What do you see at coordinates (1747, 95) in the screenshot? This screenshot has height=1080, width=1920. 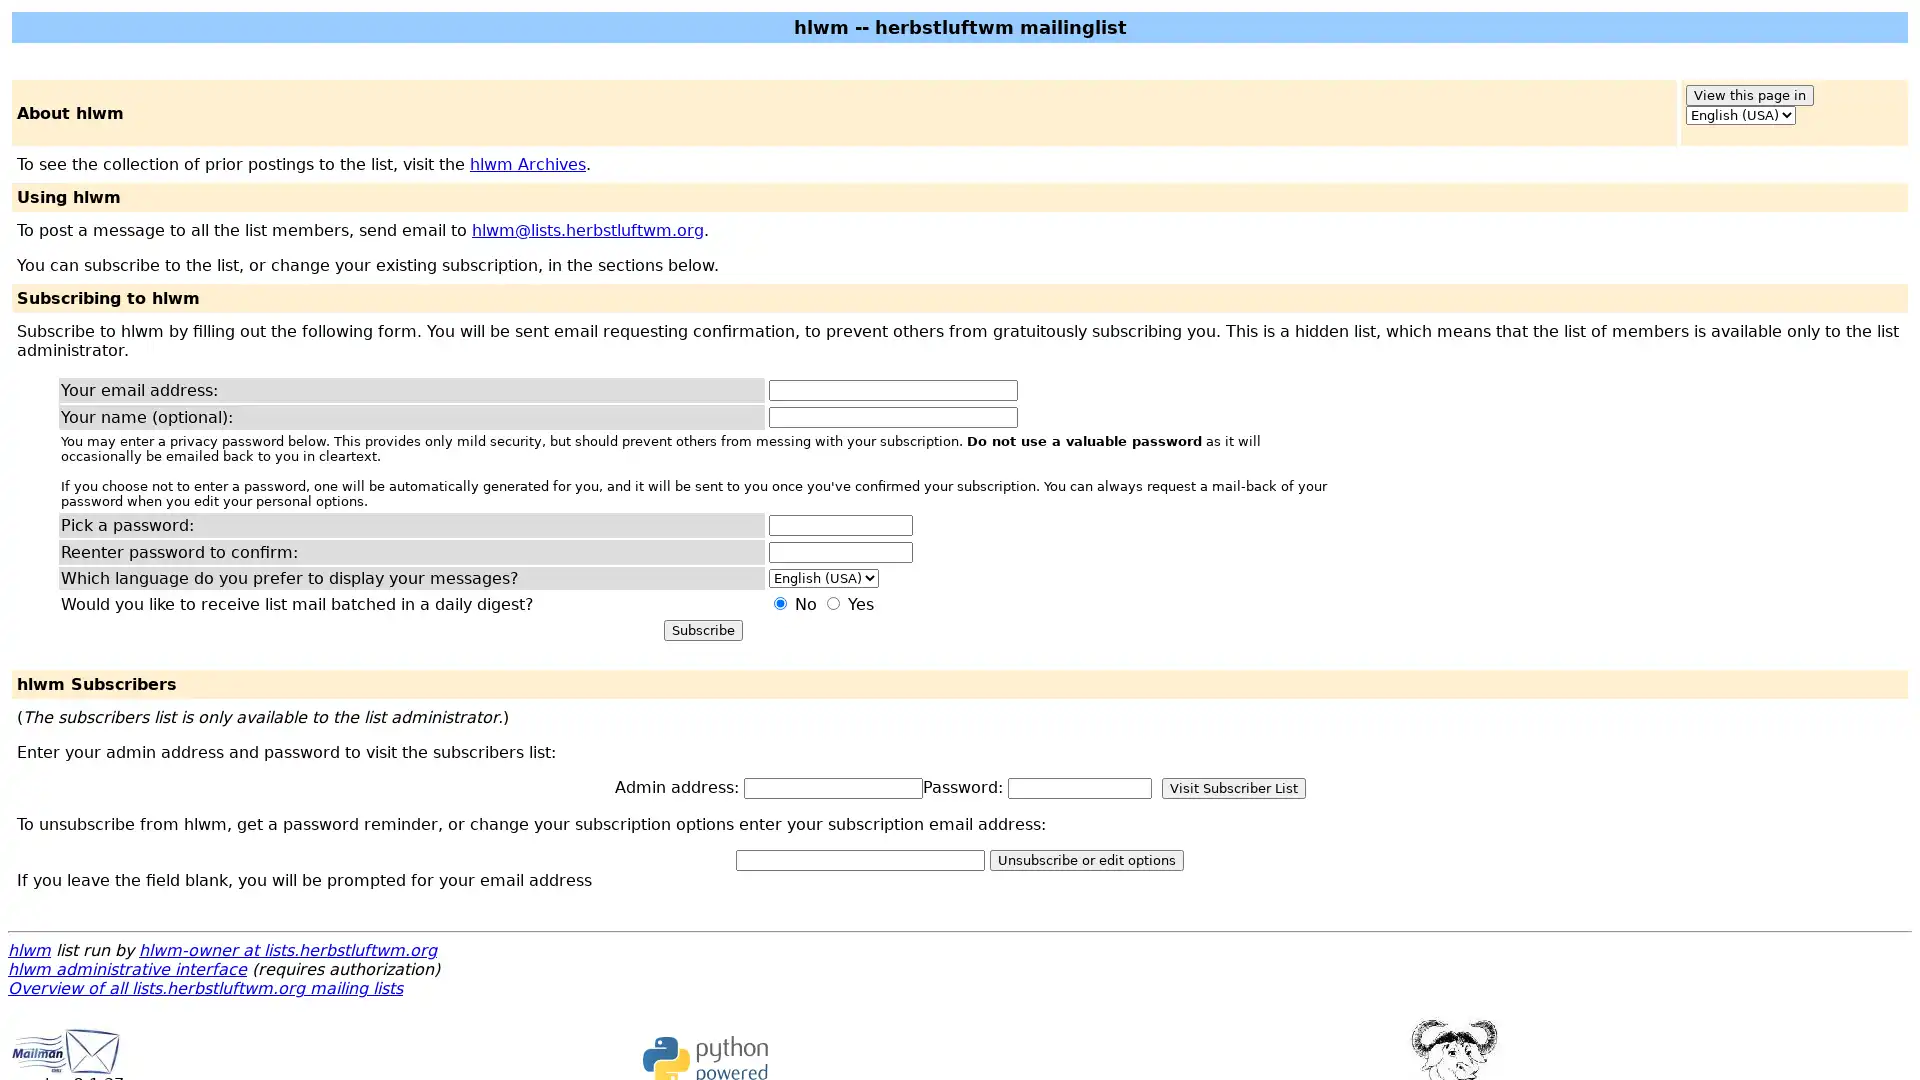 I see `View this page in` at bounding box center [1747, 95].